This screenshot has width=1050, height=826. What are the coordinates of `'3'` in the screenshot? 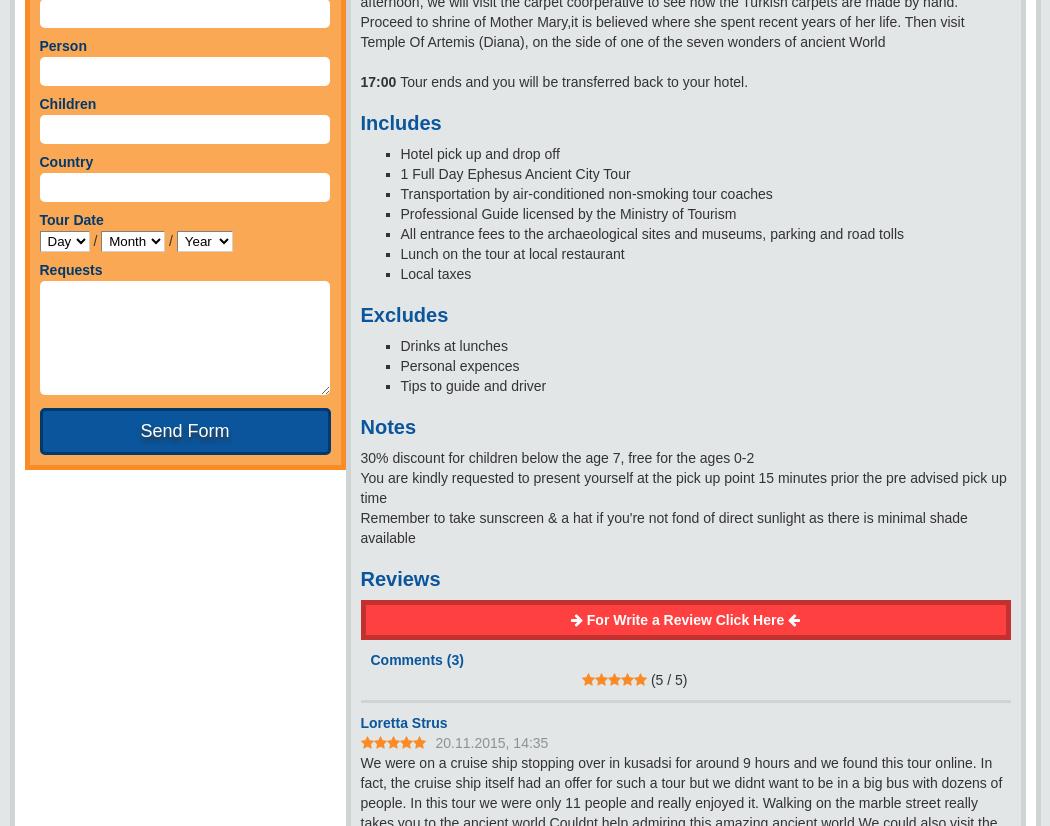 It's located at (454, 659).